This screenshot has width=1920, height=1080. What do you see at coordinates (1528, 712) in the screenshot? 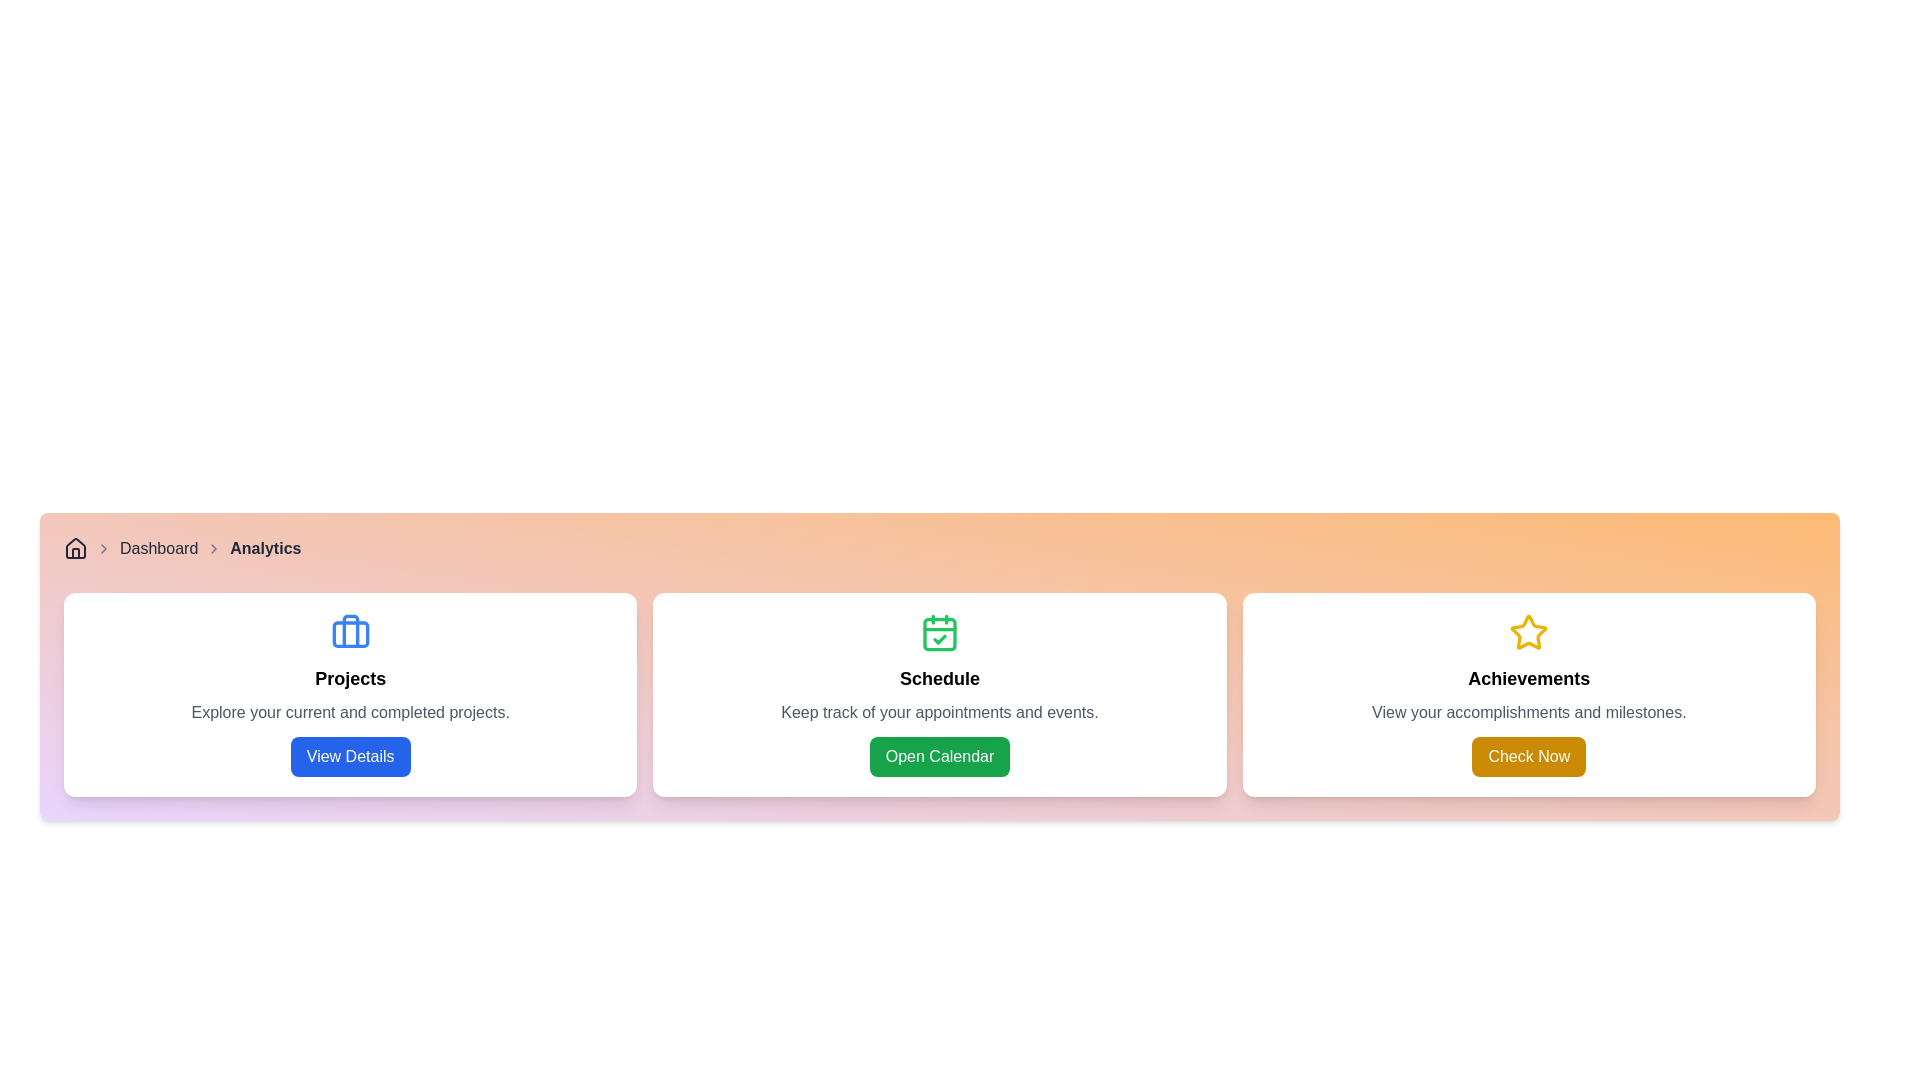
I see `the static text that reads 'View your accomplishments and milestones', located in the 'Achievements' section beneath the larger title and above the yellow 'Check Now' button` at bounding box center [1528, 712].